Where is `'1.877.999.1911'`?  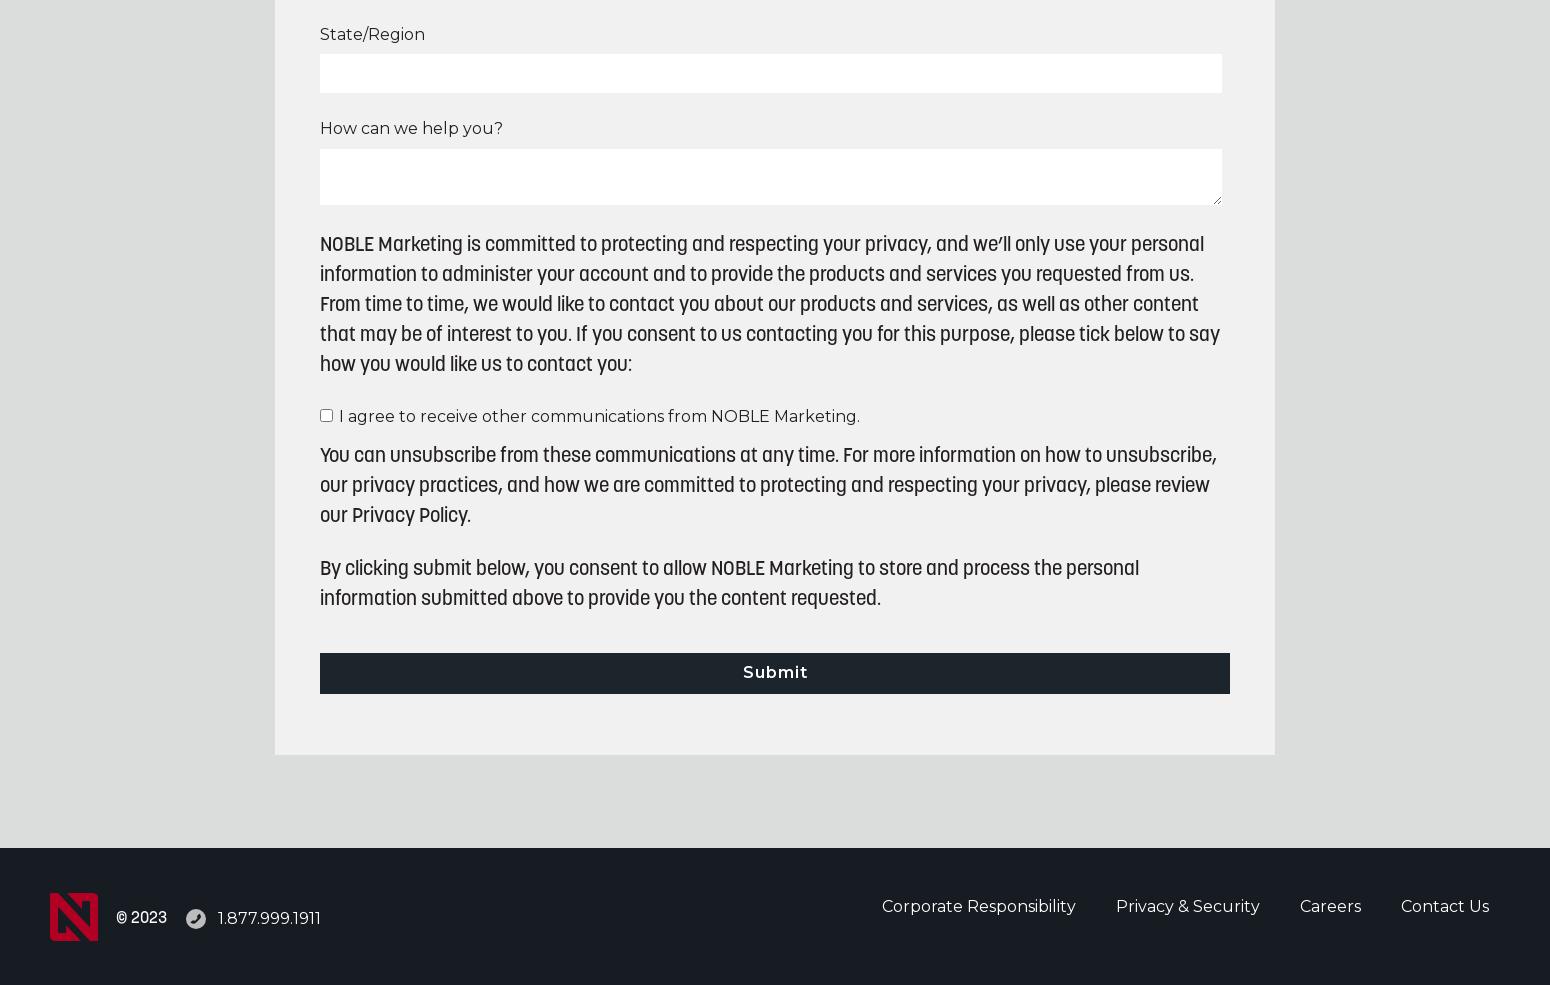 '1.877.999.1911' is located at coordinates (269, 917).